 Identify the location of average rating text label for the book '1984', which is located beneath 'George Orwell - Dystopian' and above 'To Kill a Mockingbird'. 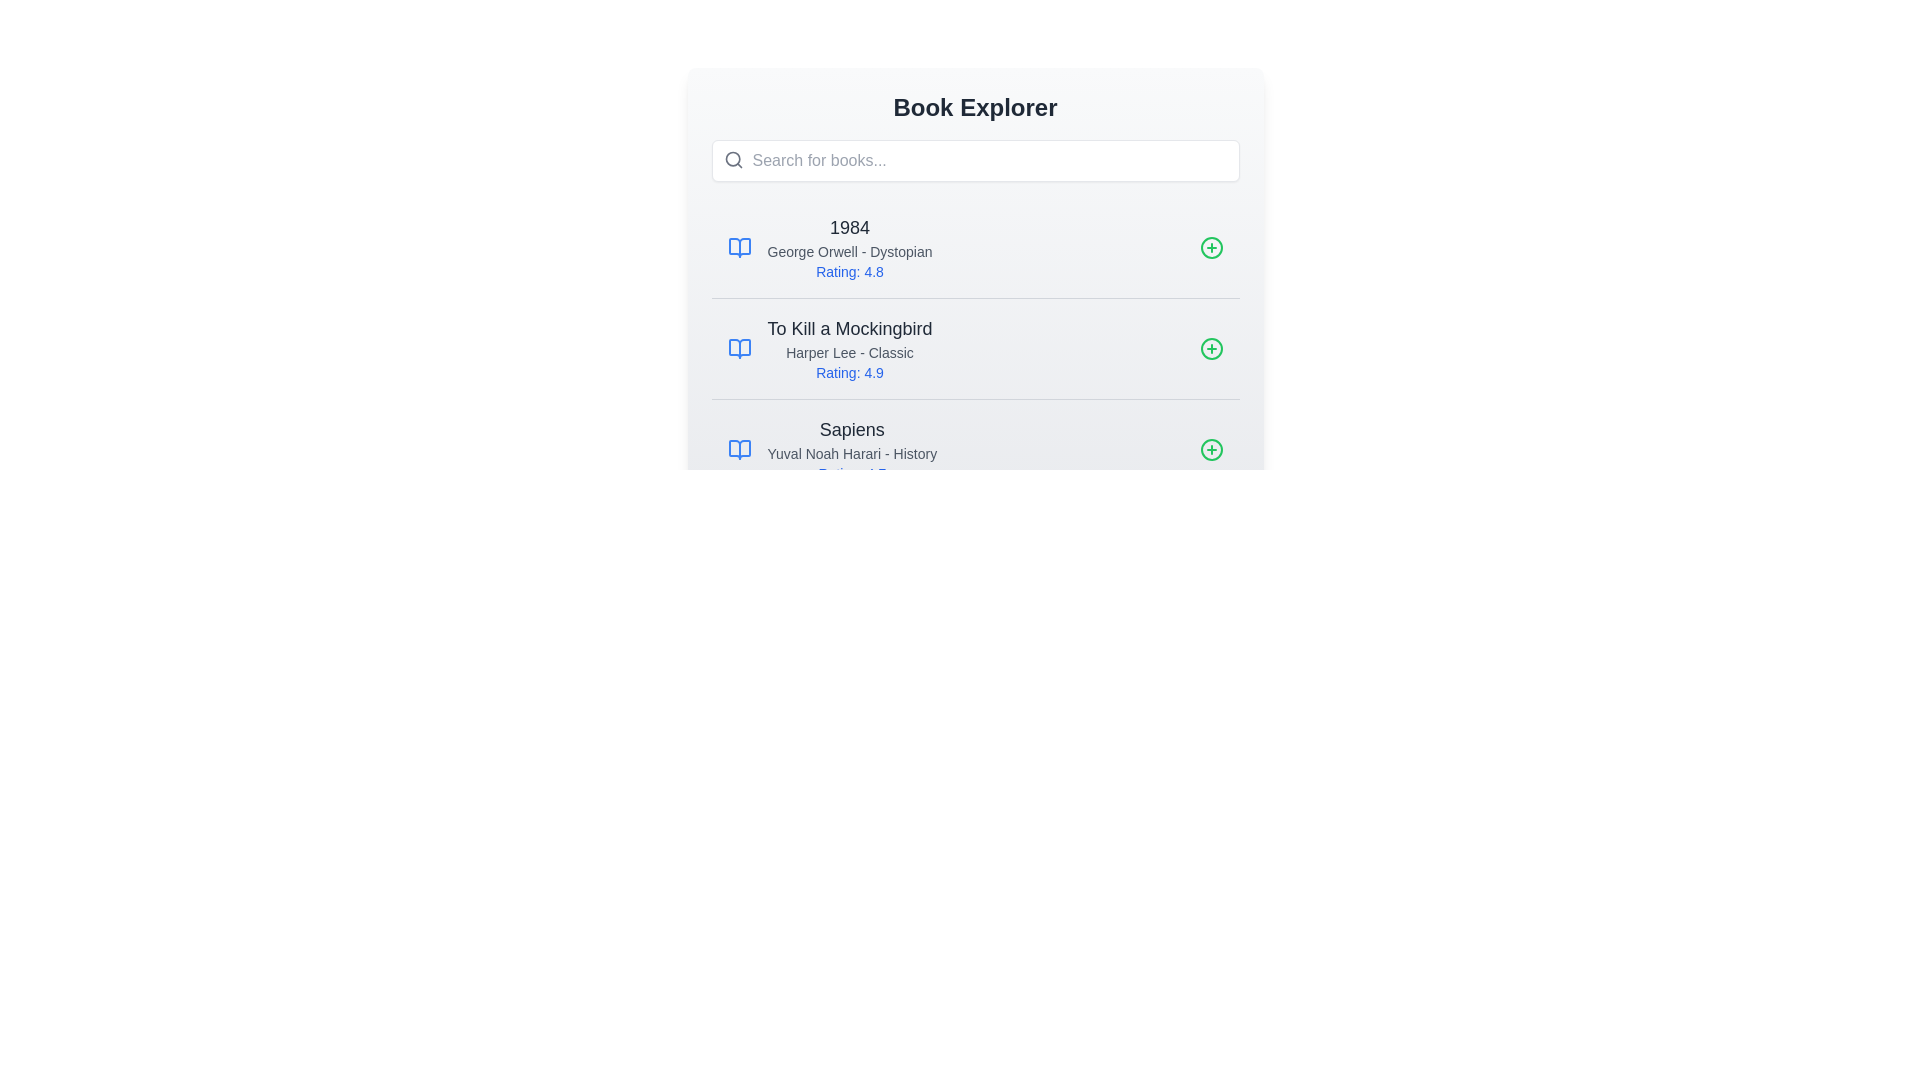
(849, 272).